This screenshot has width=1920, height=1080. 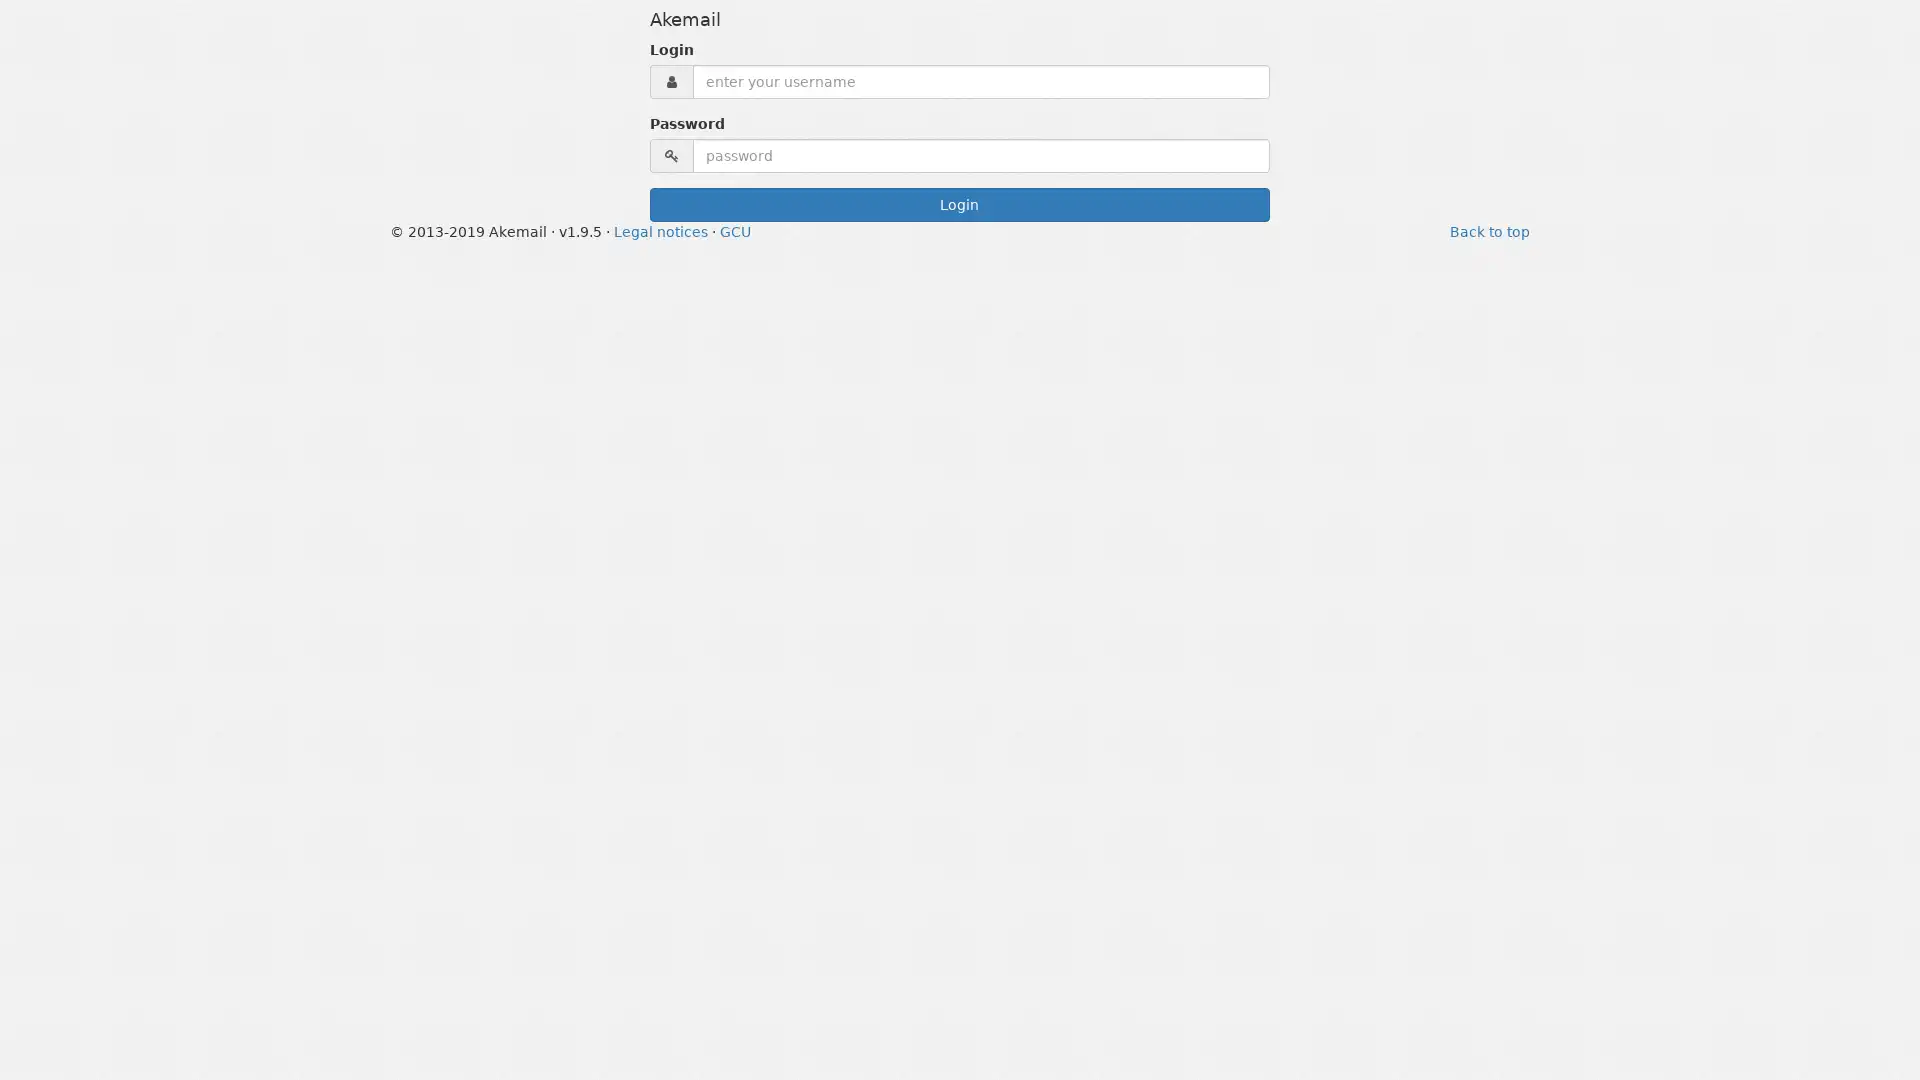 What do you see at coordinates (958, 204) in the screenshot?
I see `Login` at bounding box center [958, 204].